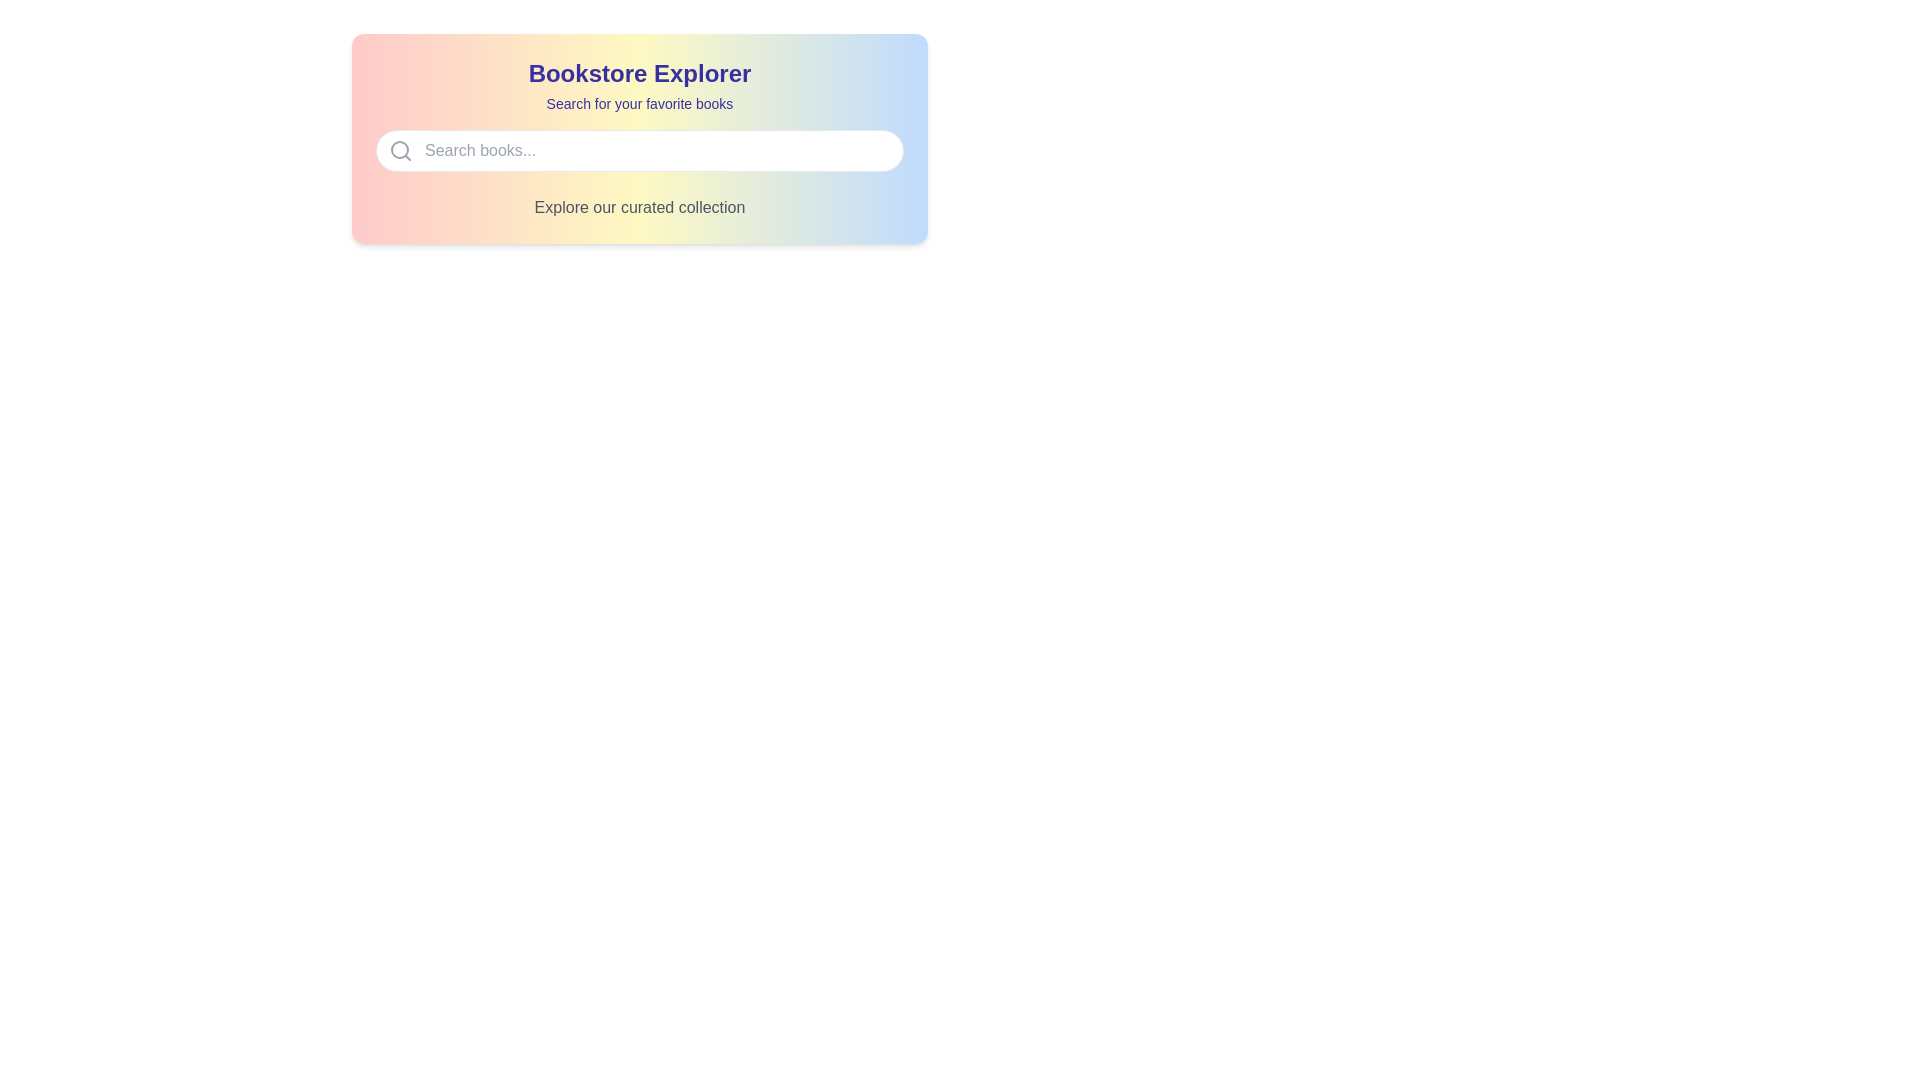 The width and height of the screenshot is (1920, 1080). Describe the element at coordinates (399, 149) in the screenshot. I see `the circular part of the search icon located on the left side of the text input field to initiate a search operation` at that location.